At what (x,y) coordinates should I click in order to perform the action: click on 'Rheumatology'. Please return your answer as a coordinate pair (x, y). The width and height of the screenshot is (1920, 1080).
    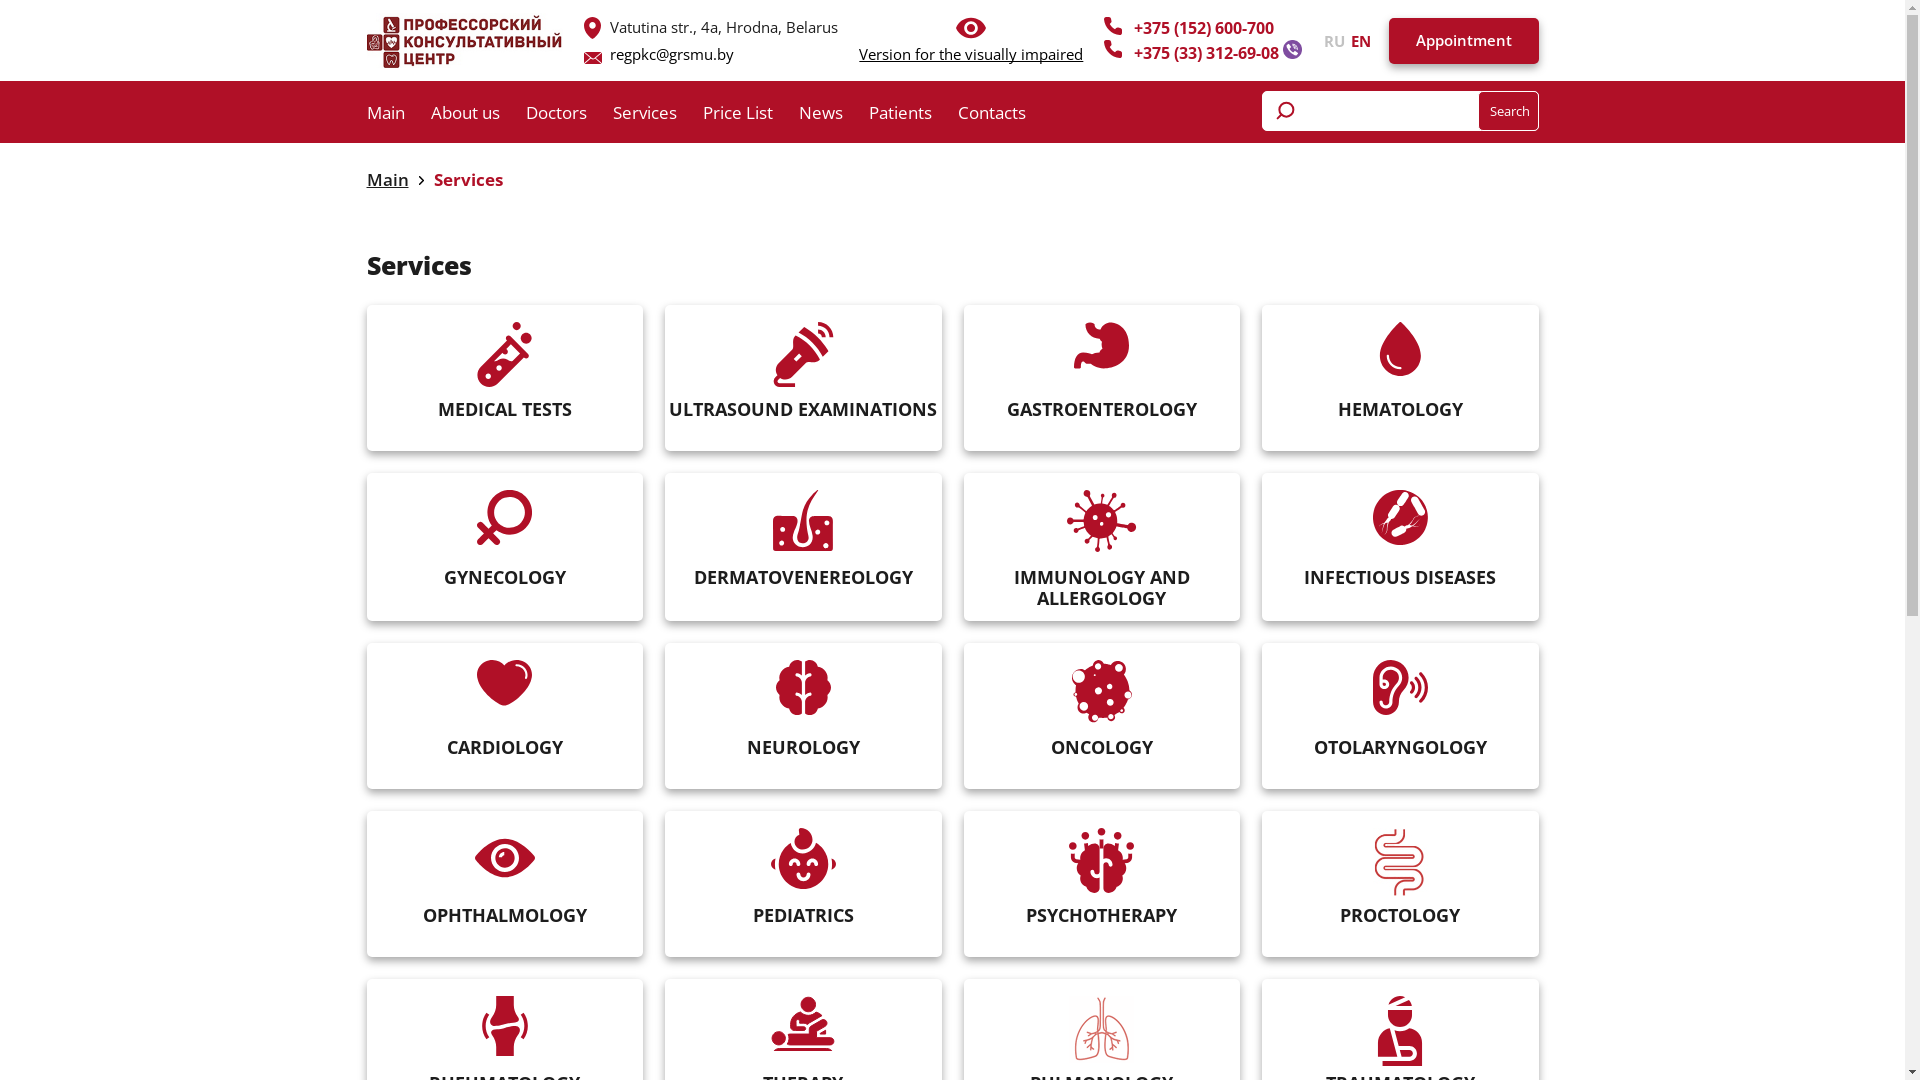
    Looking at the image, I should click on (504, 1026).